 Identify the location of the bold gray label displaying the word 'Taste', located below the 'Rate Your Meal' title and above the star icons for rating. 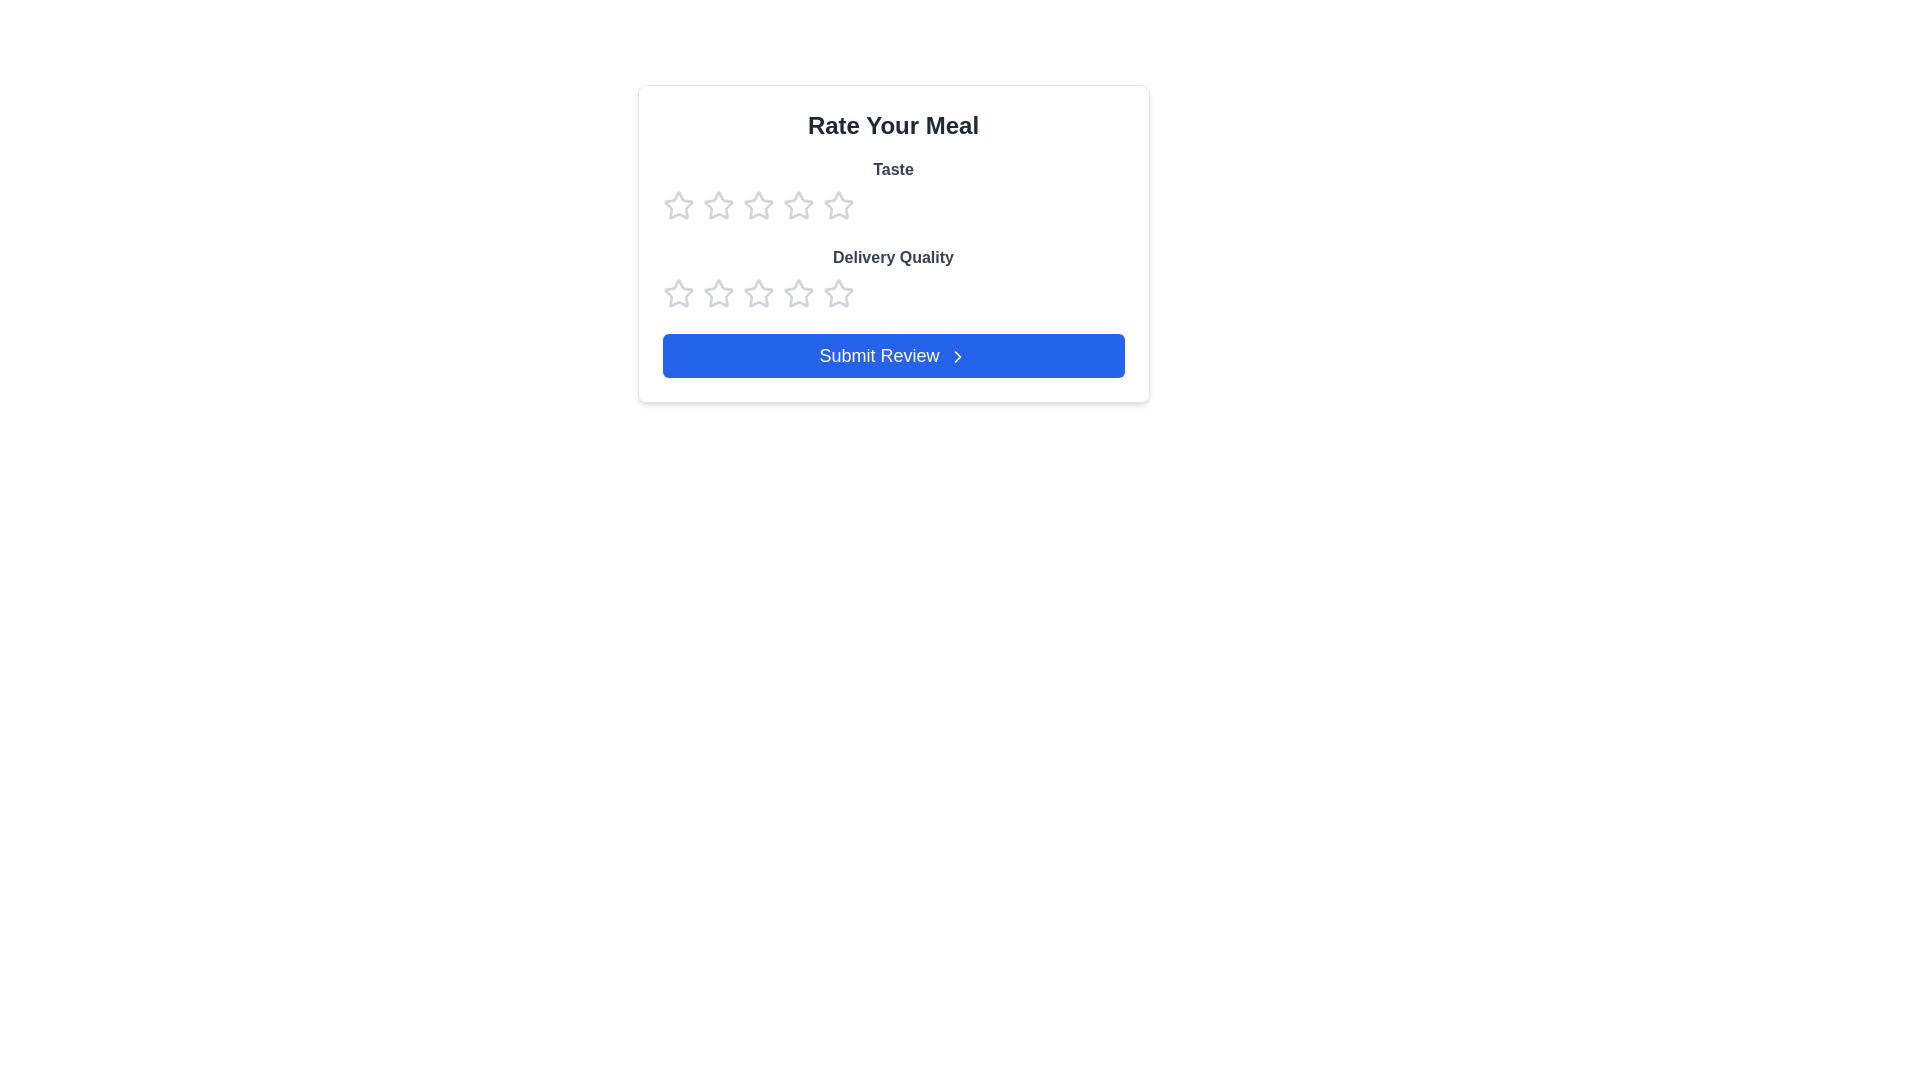
(892, 168).